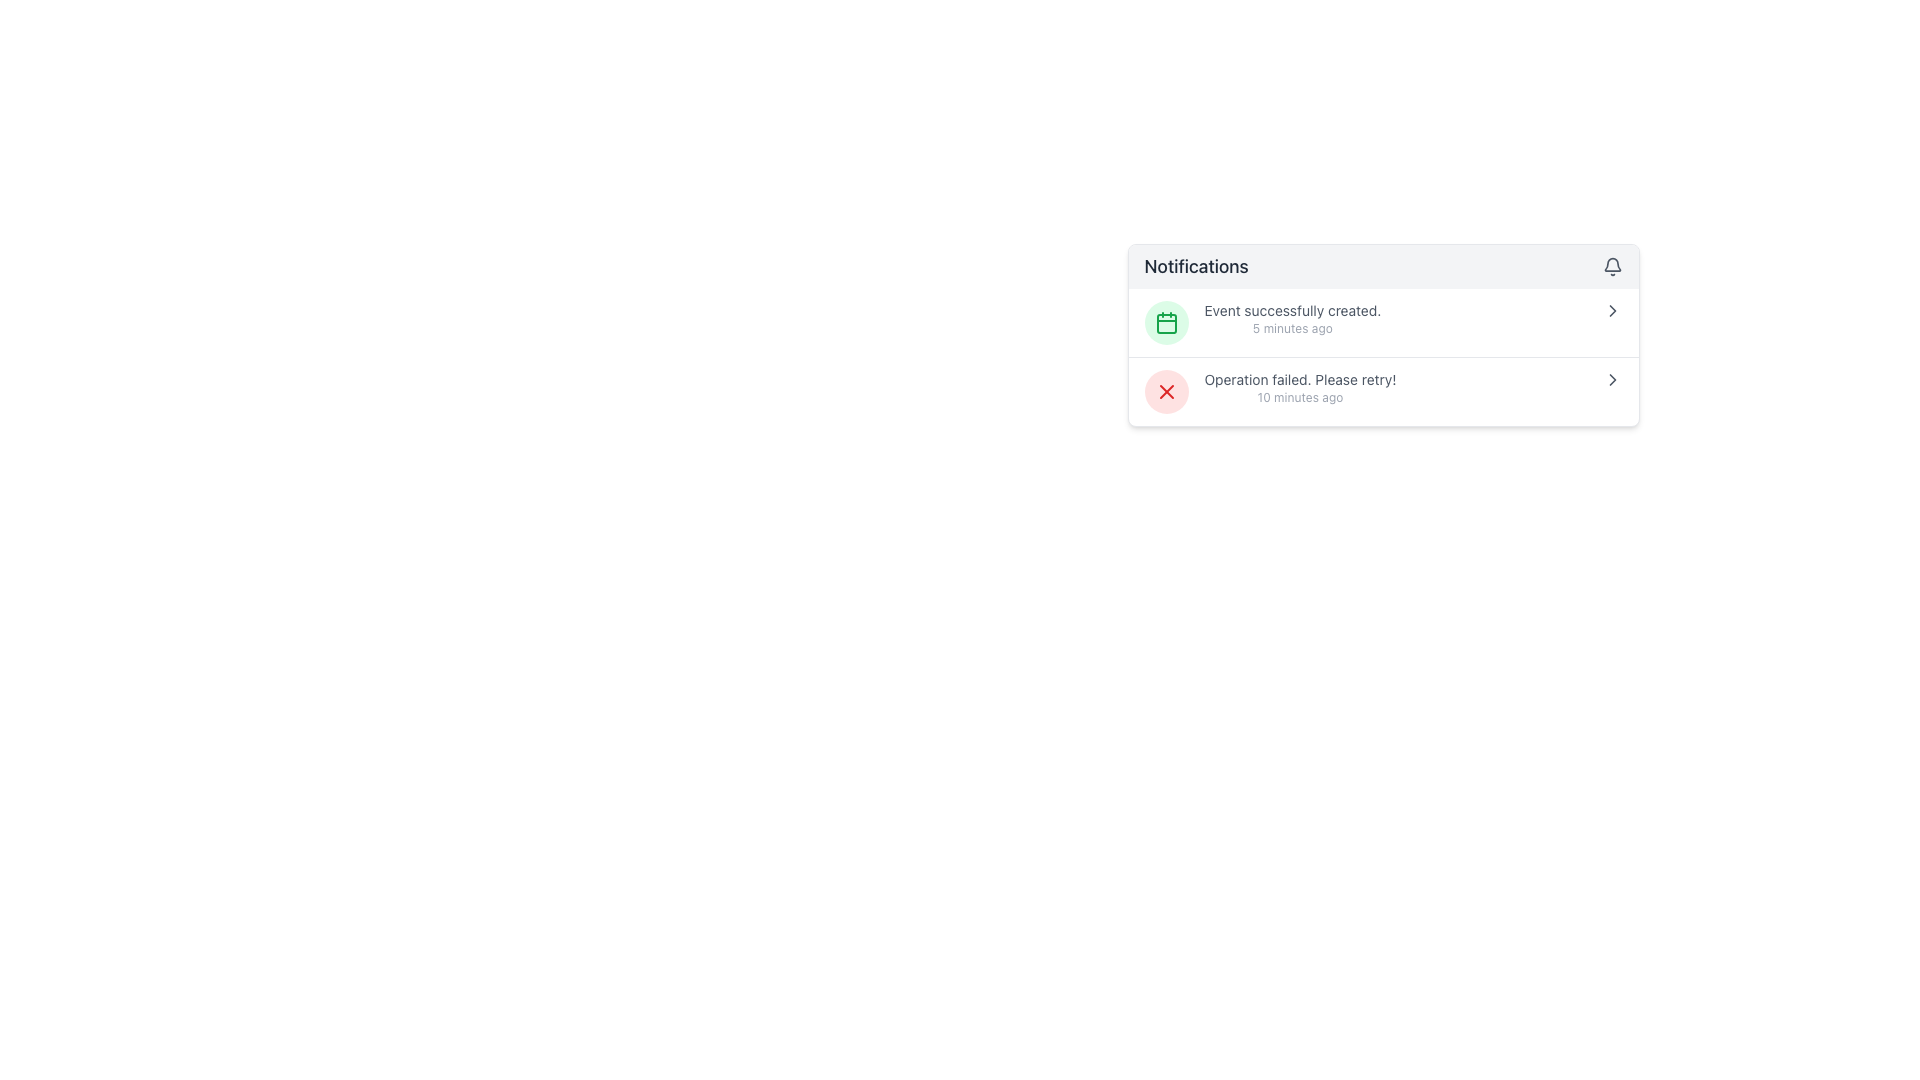 This screenshot has width=1920, height=1080. What do you see at coordinates (1166, 322) in the screenshot?
I see `the calendar icon within the green circular background, which indicates date-related notifications, located to the left of the notification labeled 'Event successfully created. 5 minutes ago.'` at bounding box center [1166, 322].